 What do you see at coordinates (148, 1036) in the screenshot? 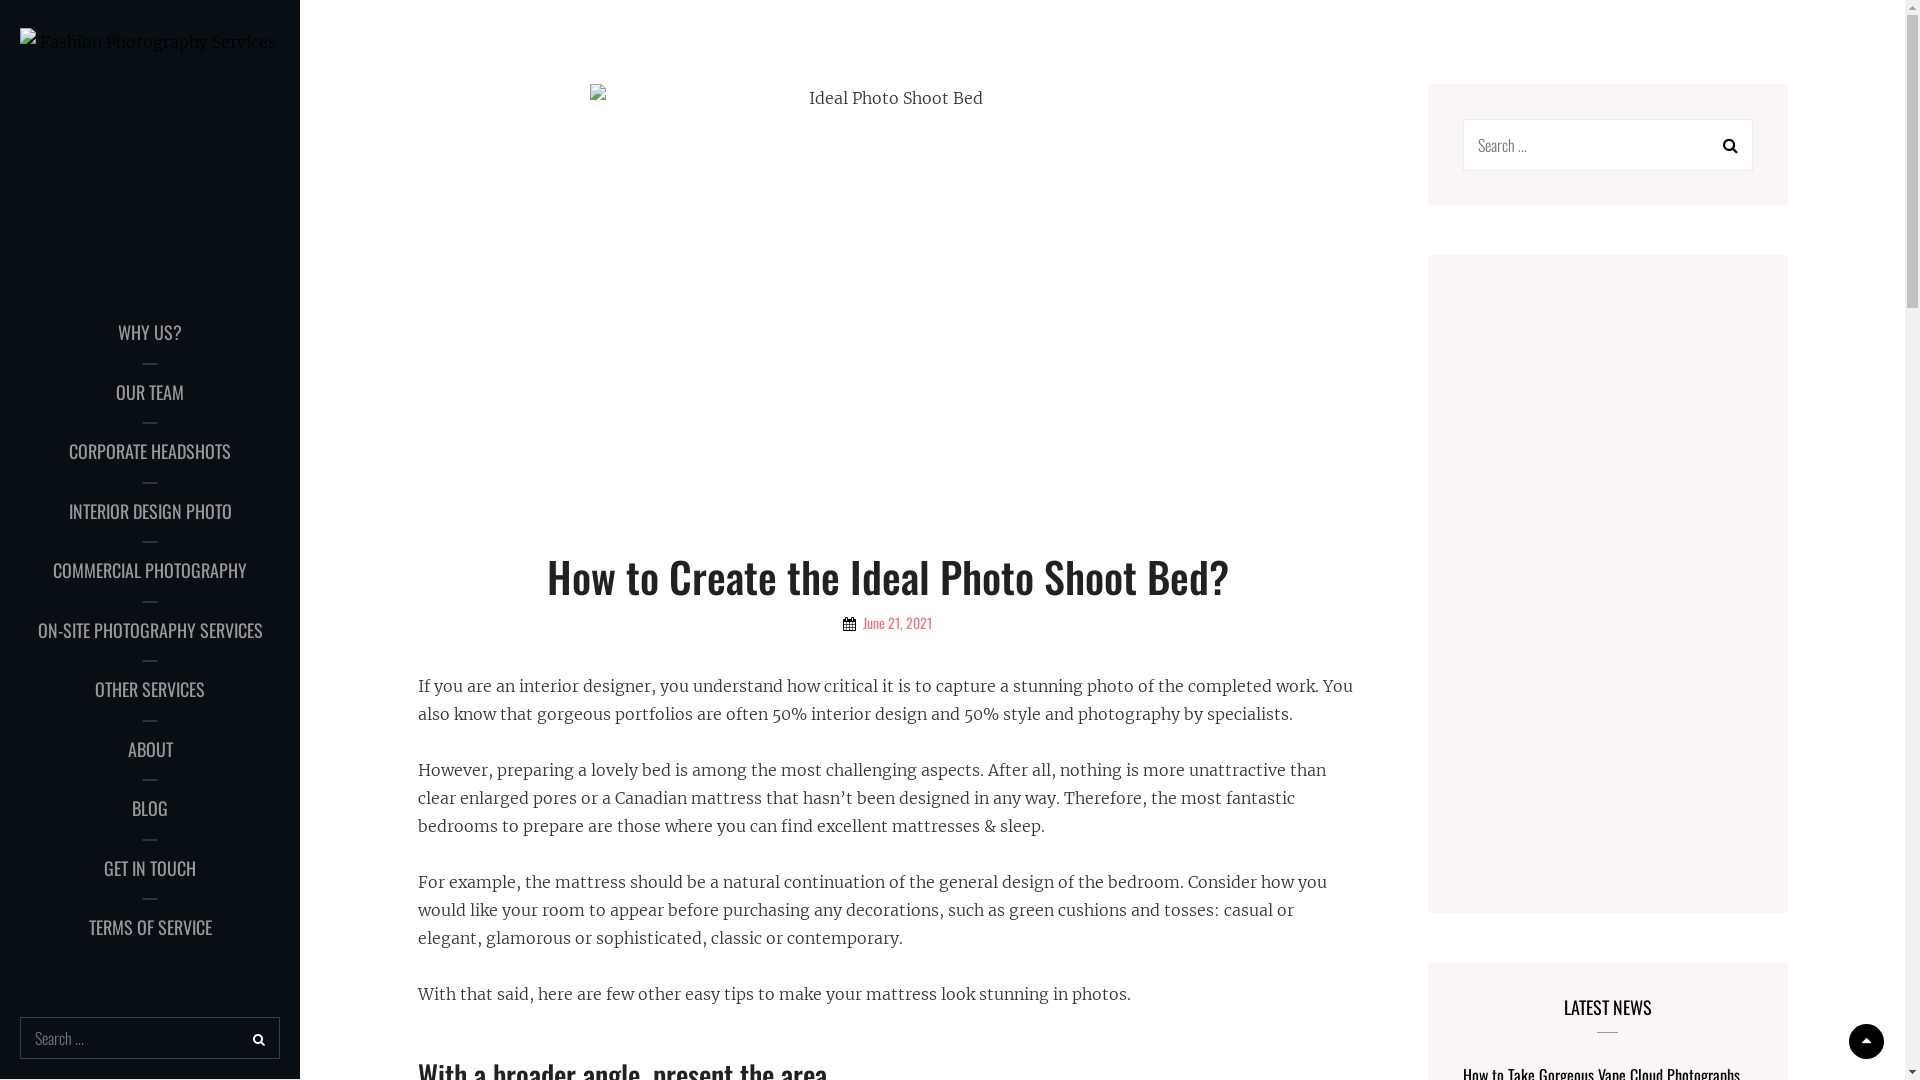
I see `'Search for:'` at bounding box center [148, 1036].